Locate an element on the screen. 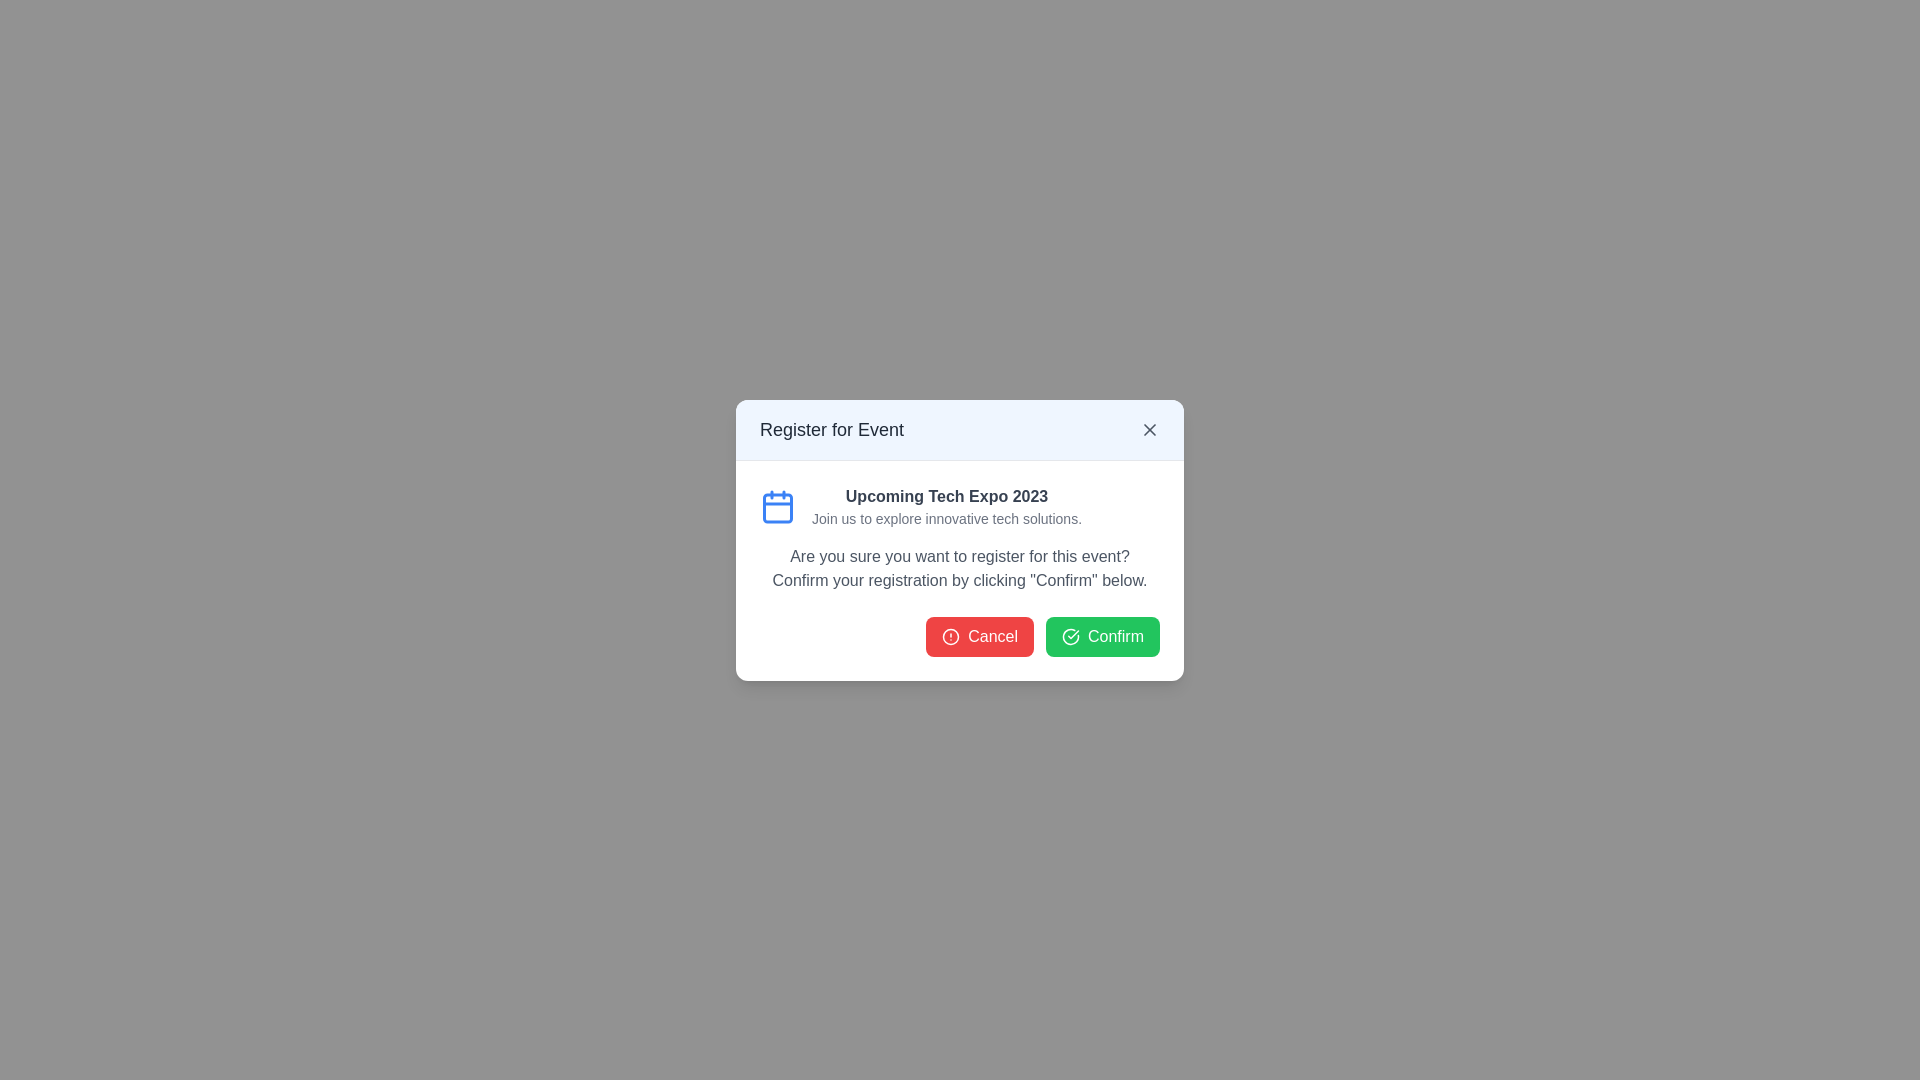  the caution icon embedded within the 'Cancel' button located on the confirmation dialog at the bottom left corner is located at coordinates (950, 636).